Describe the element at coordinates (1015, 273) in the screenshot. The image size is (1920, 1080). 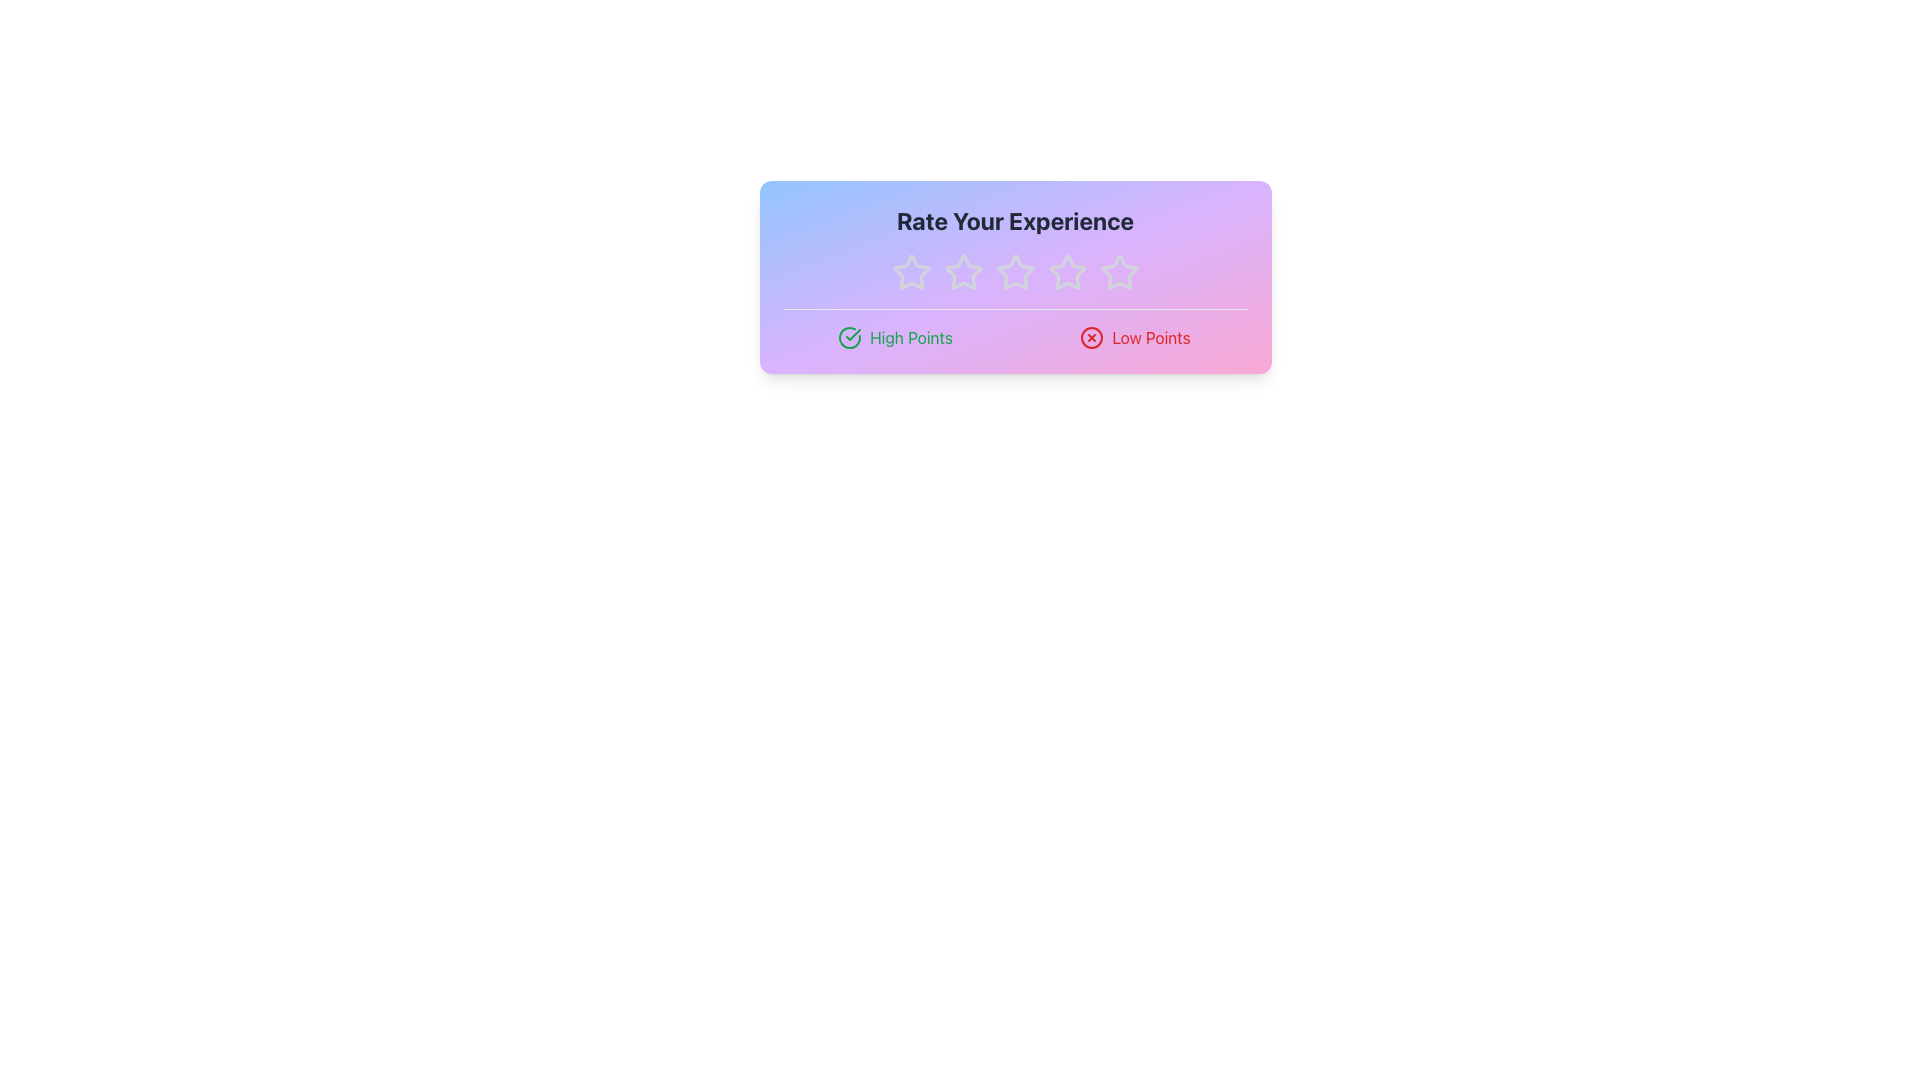
I see `the third star in the five-star rating system` at that location.